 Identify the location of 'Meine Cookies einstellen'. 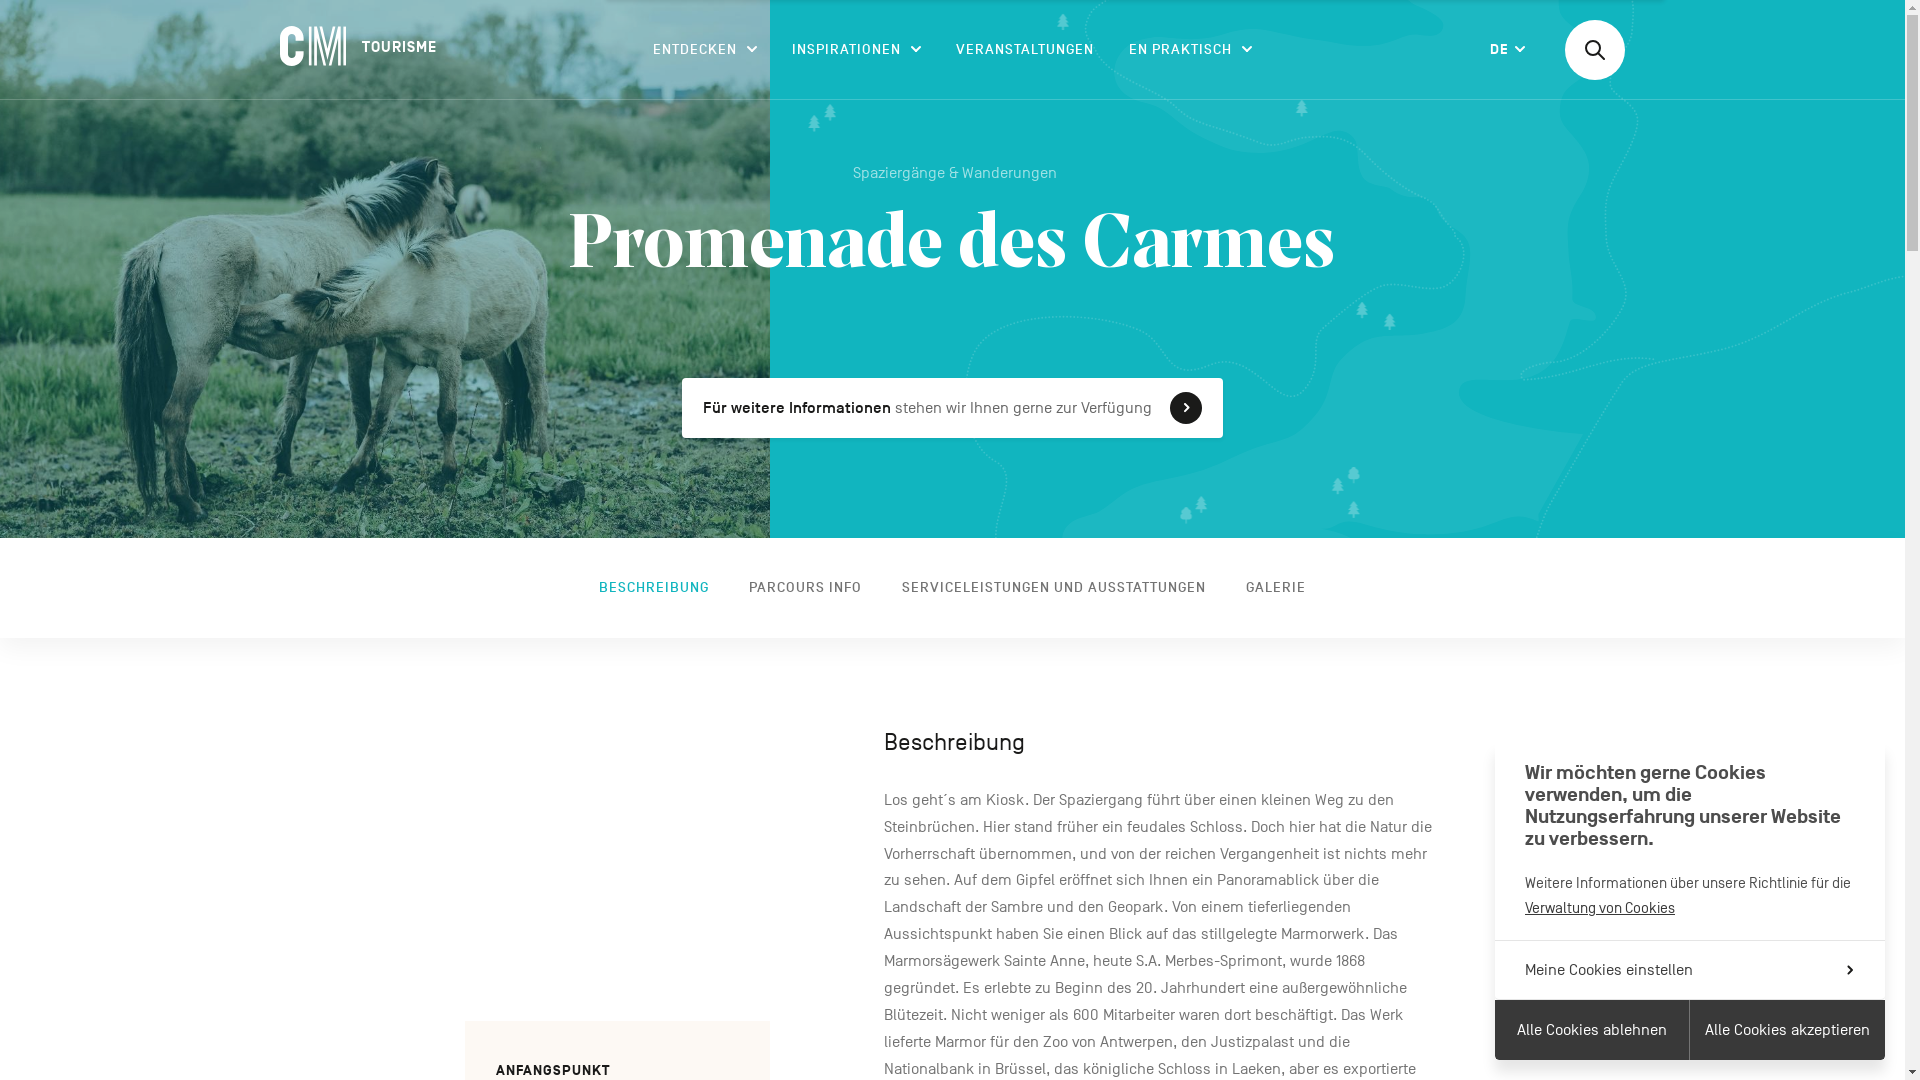
(1688, 968).